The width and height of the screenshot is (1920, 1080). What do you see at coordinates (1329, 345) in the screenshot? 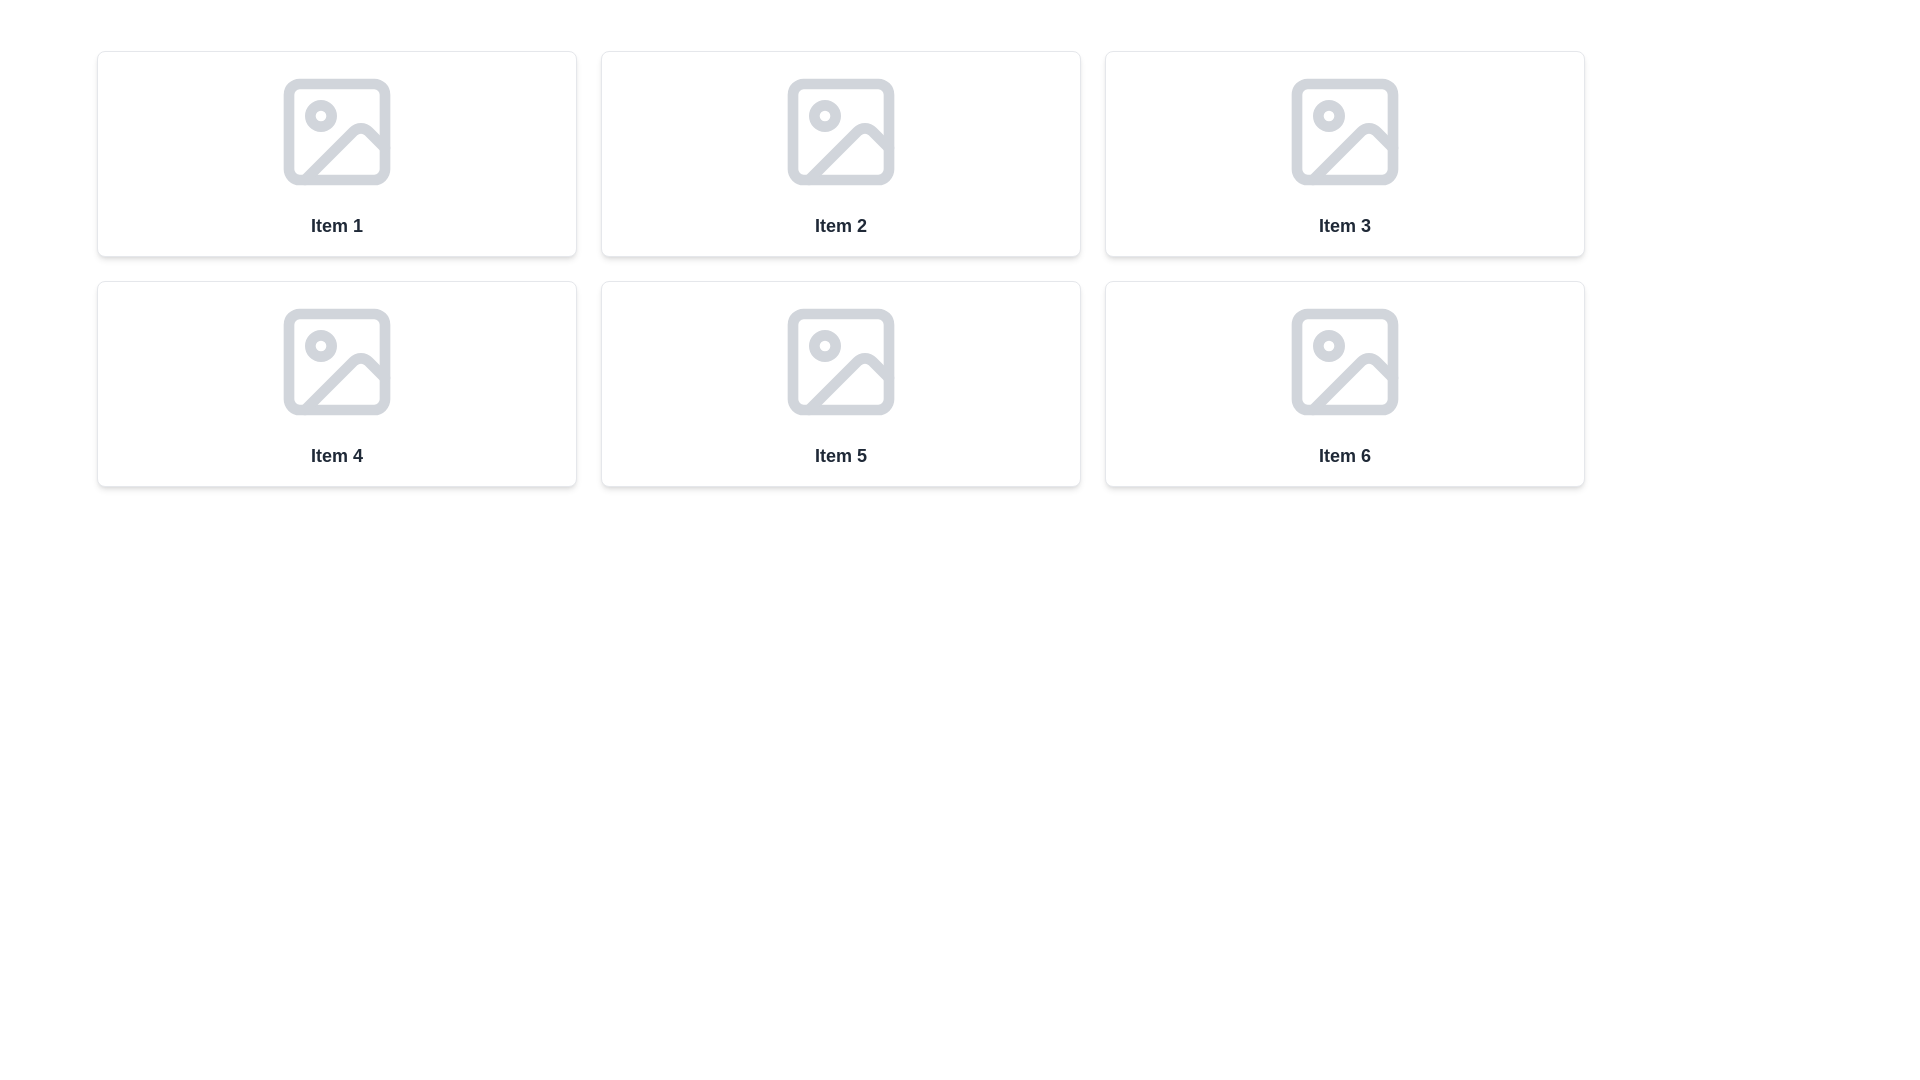
I see `the small circular decorative graphic element located within the icon of Item 6 in a grid layout` at bounding box center [1329, 345].